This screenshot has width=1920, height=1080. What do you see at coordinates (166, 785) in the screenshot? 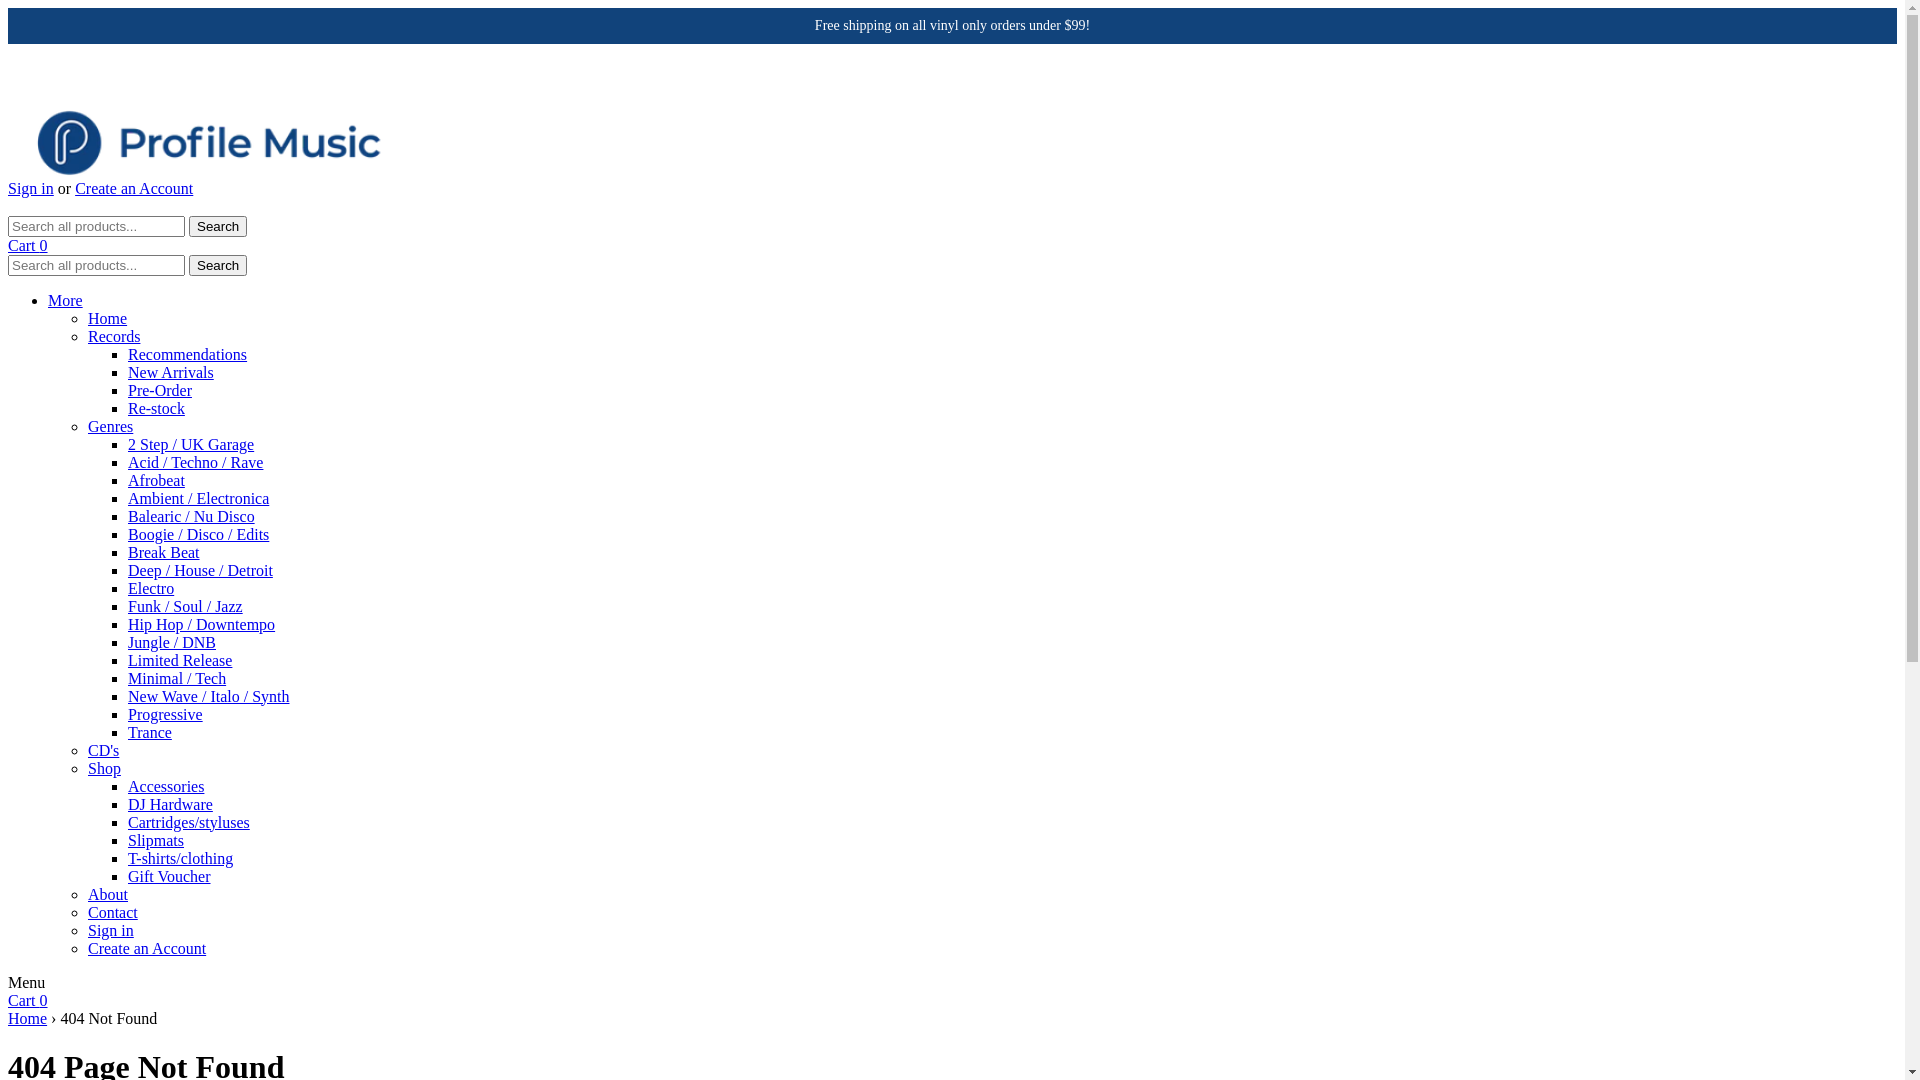
I see `'Accessories'` at bounding box center [166, 785].